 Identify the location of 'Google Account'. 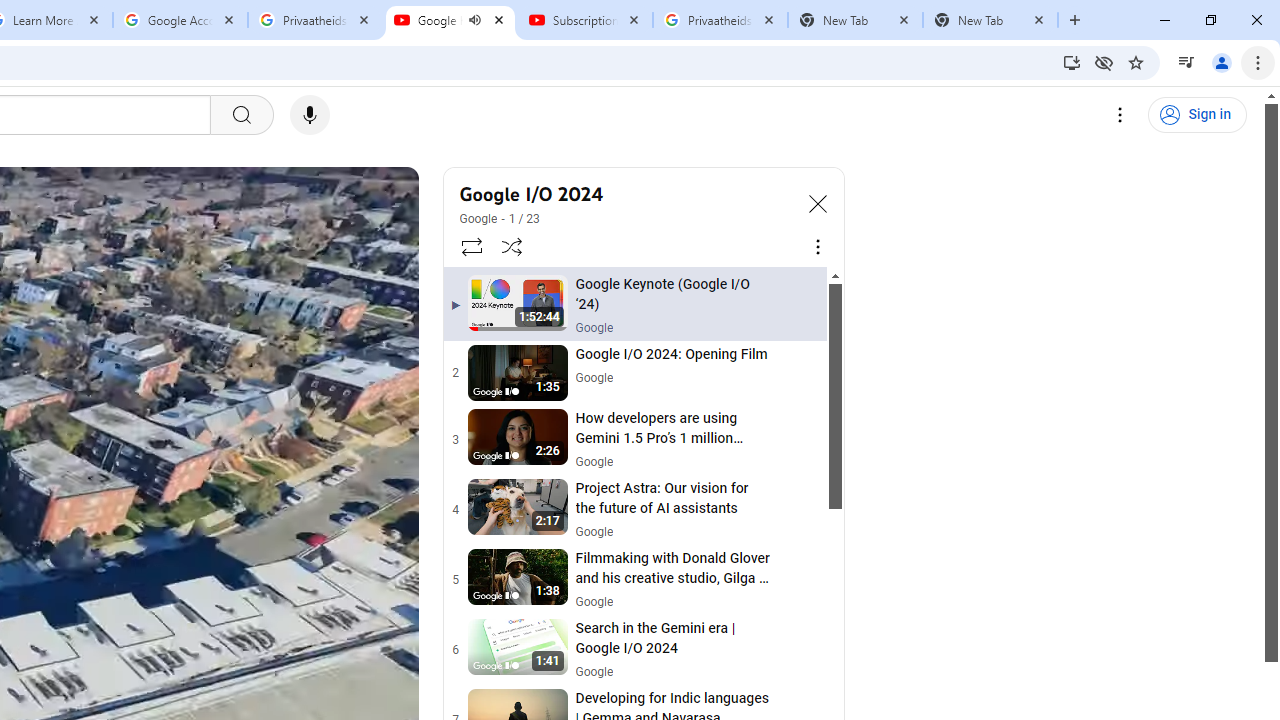
(180, 20).